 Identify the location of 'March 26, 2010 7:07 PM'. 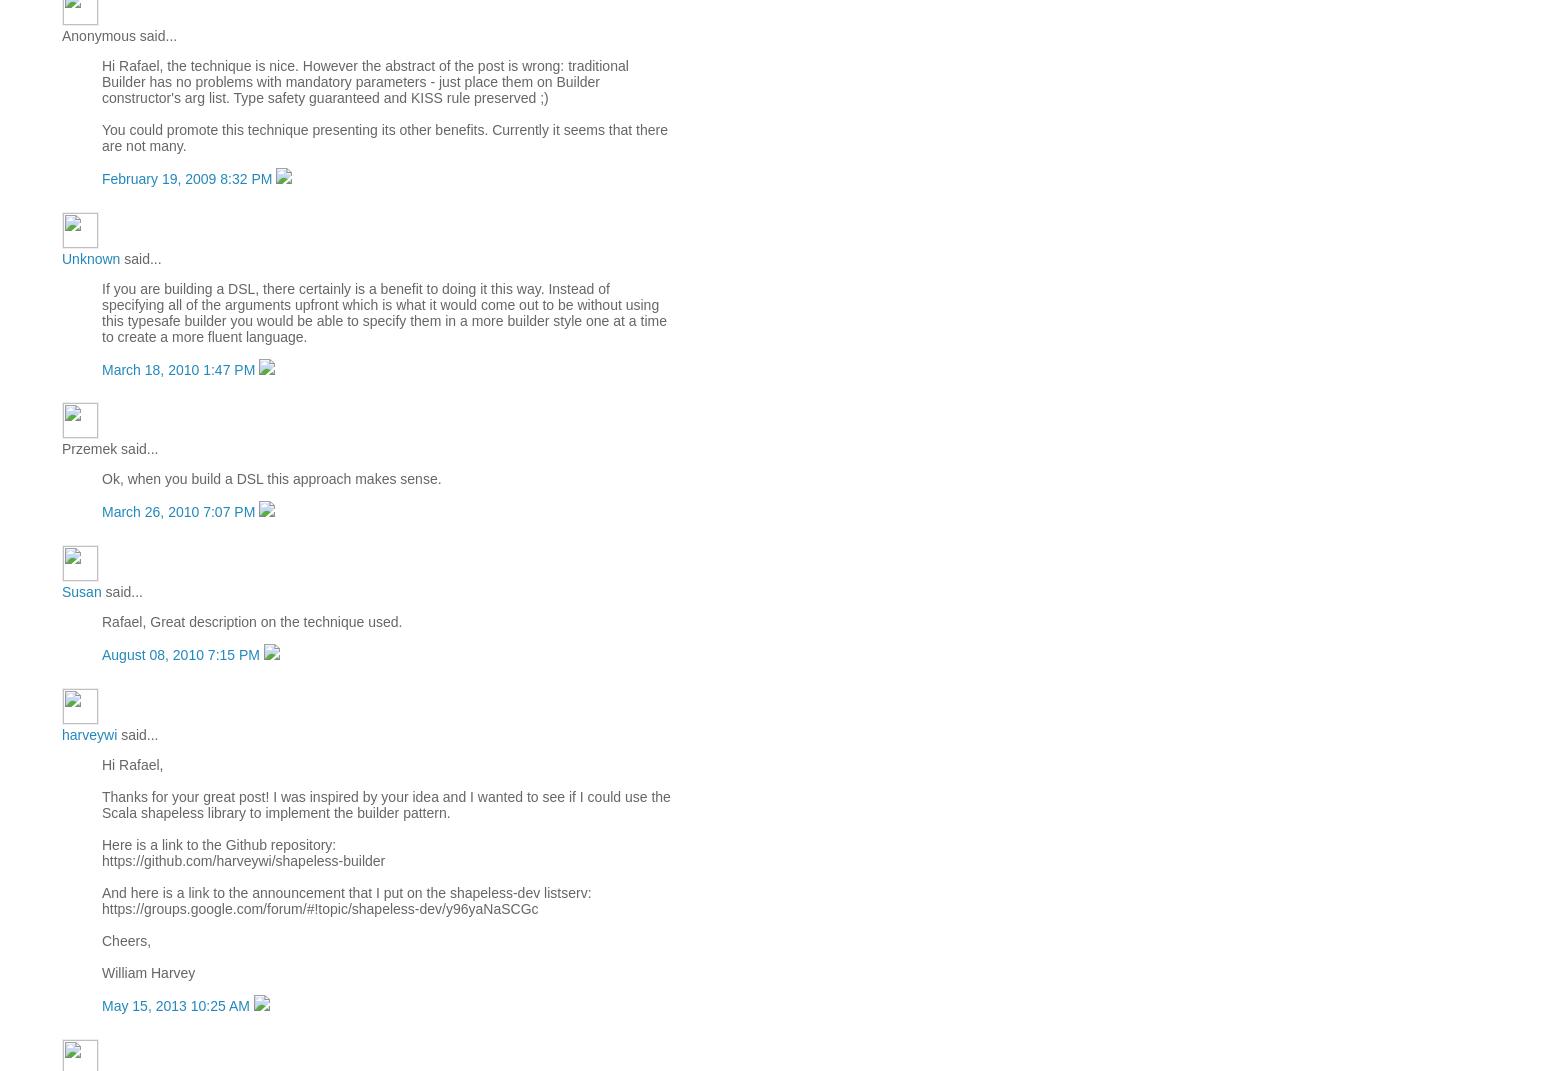
(180, 511).